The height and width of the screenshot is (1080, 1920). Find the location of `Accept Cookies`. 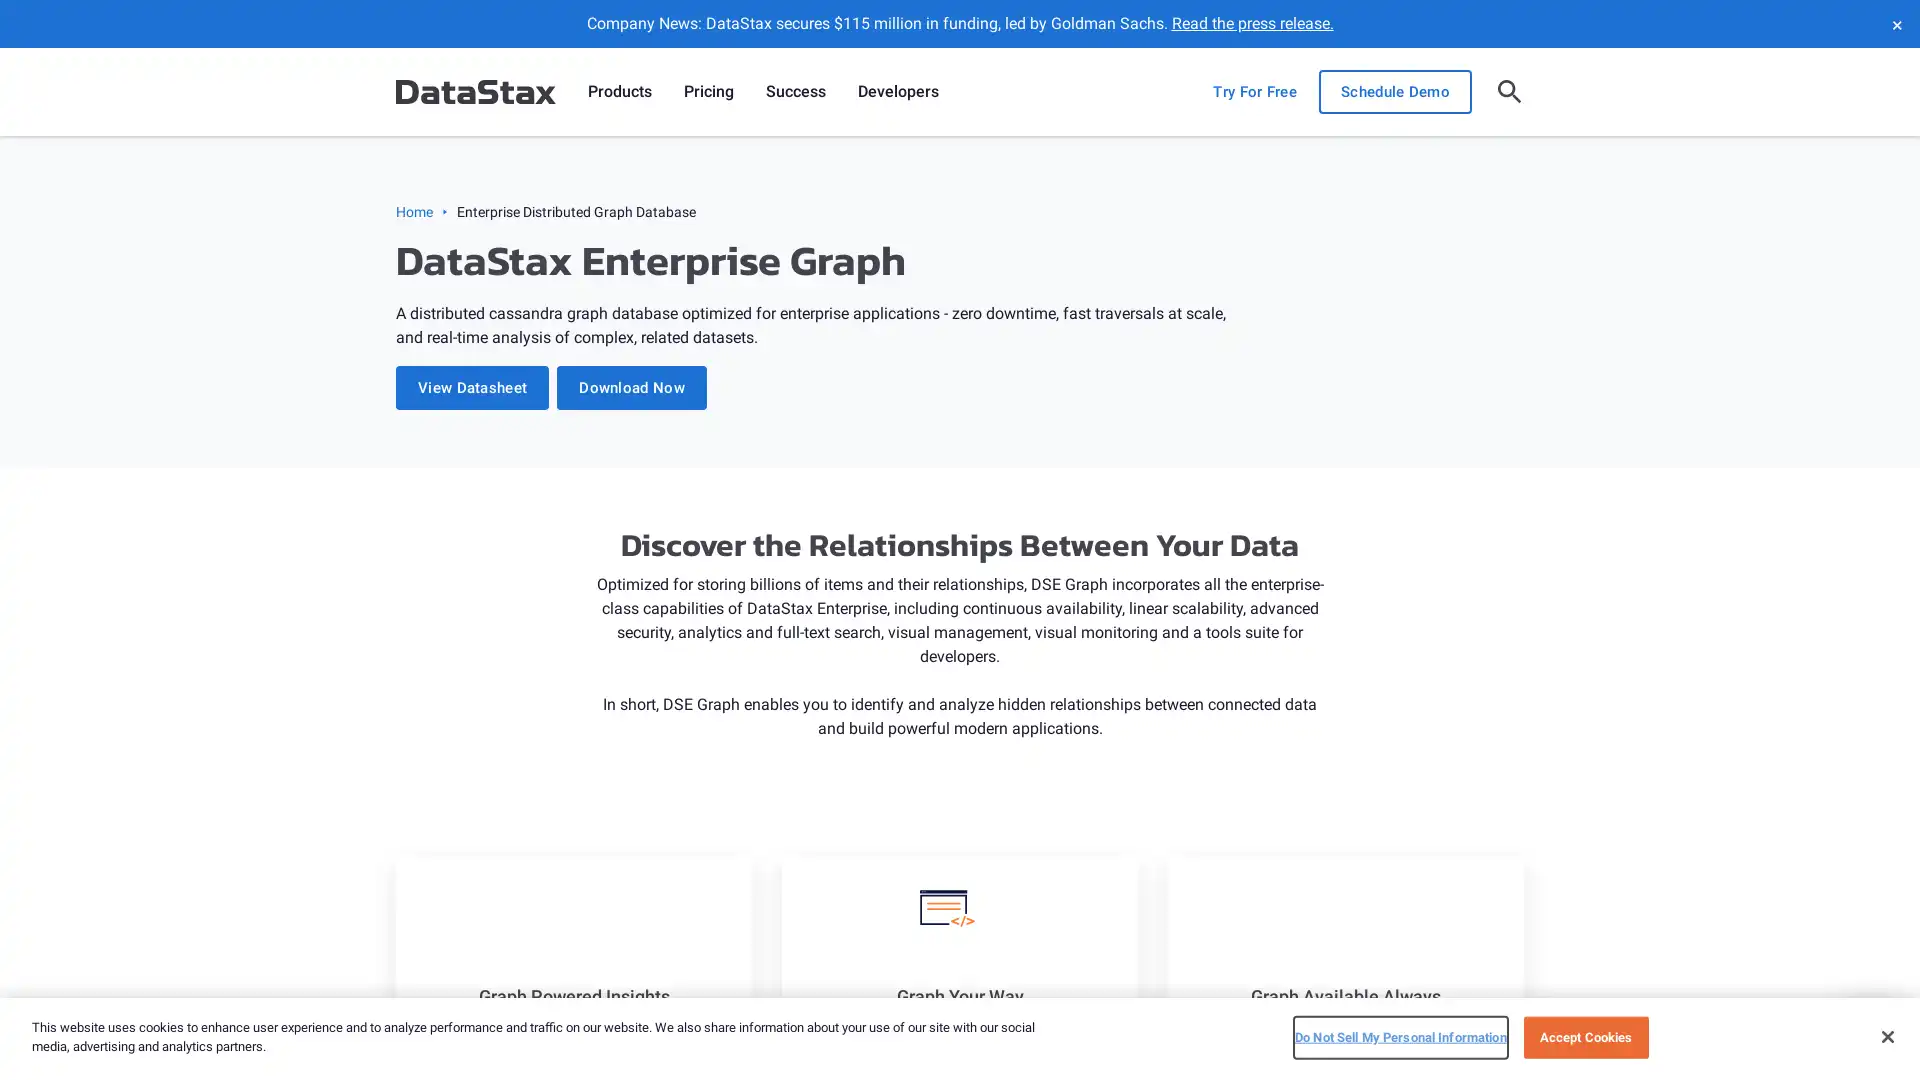

Accept Cookies is located at coordinates (1584, 1036).